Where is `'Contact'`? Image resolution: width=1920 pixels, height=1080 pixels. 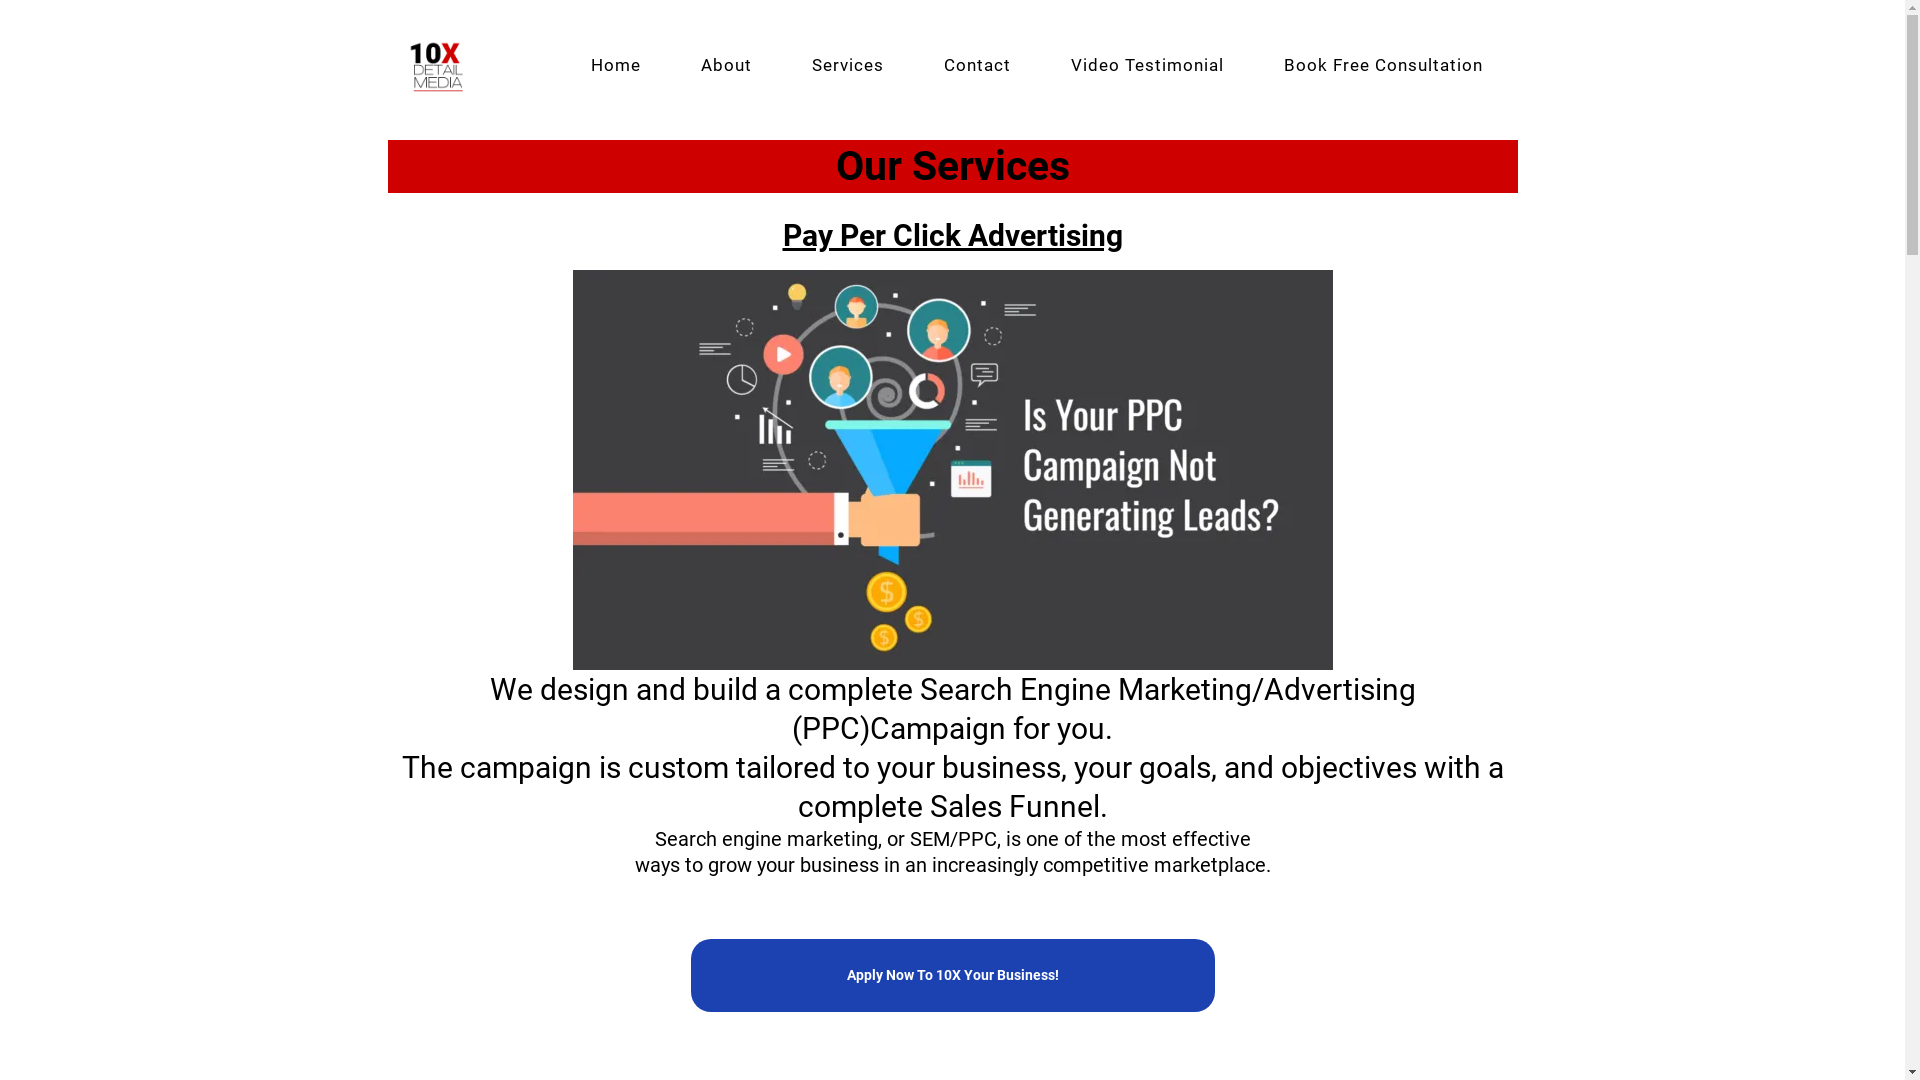
'Contact' is located at coordinates (977, 64).